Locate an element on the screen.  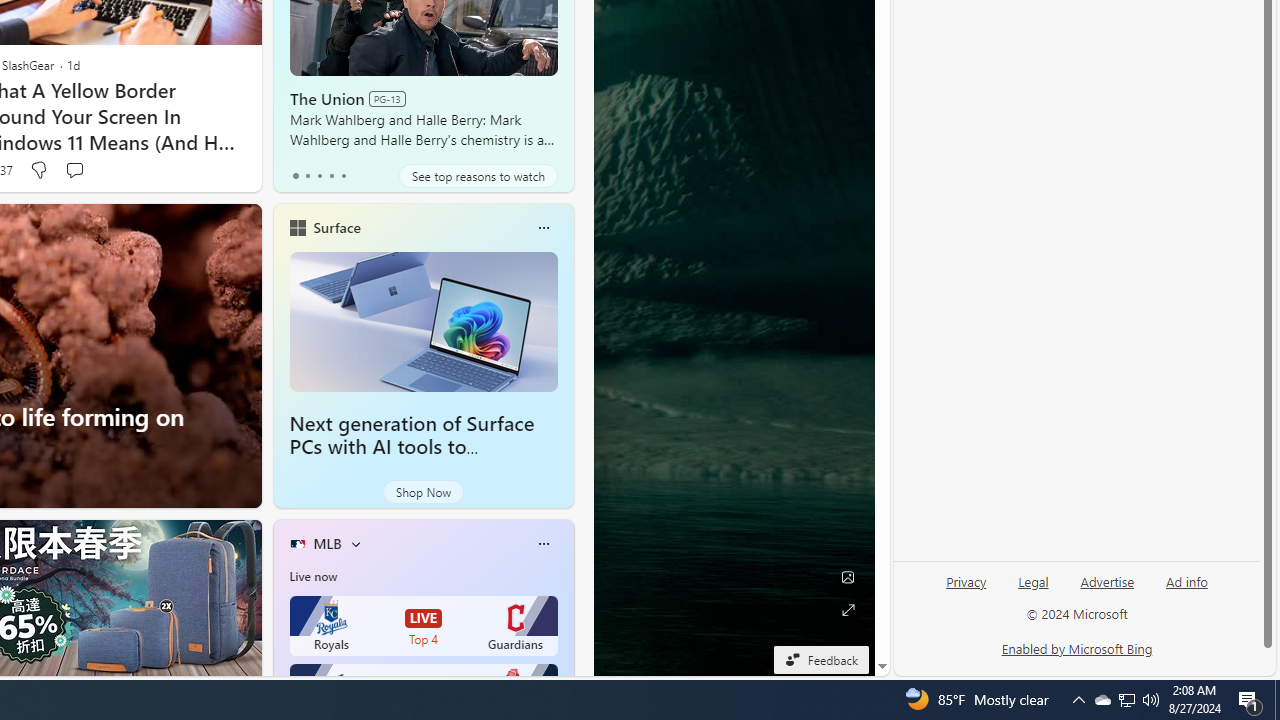
'Shop Now' is located at coordinates (422, 492).